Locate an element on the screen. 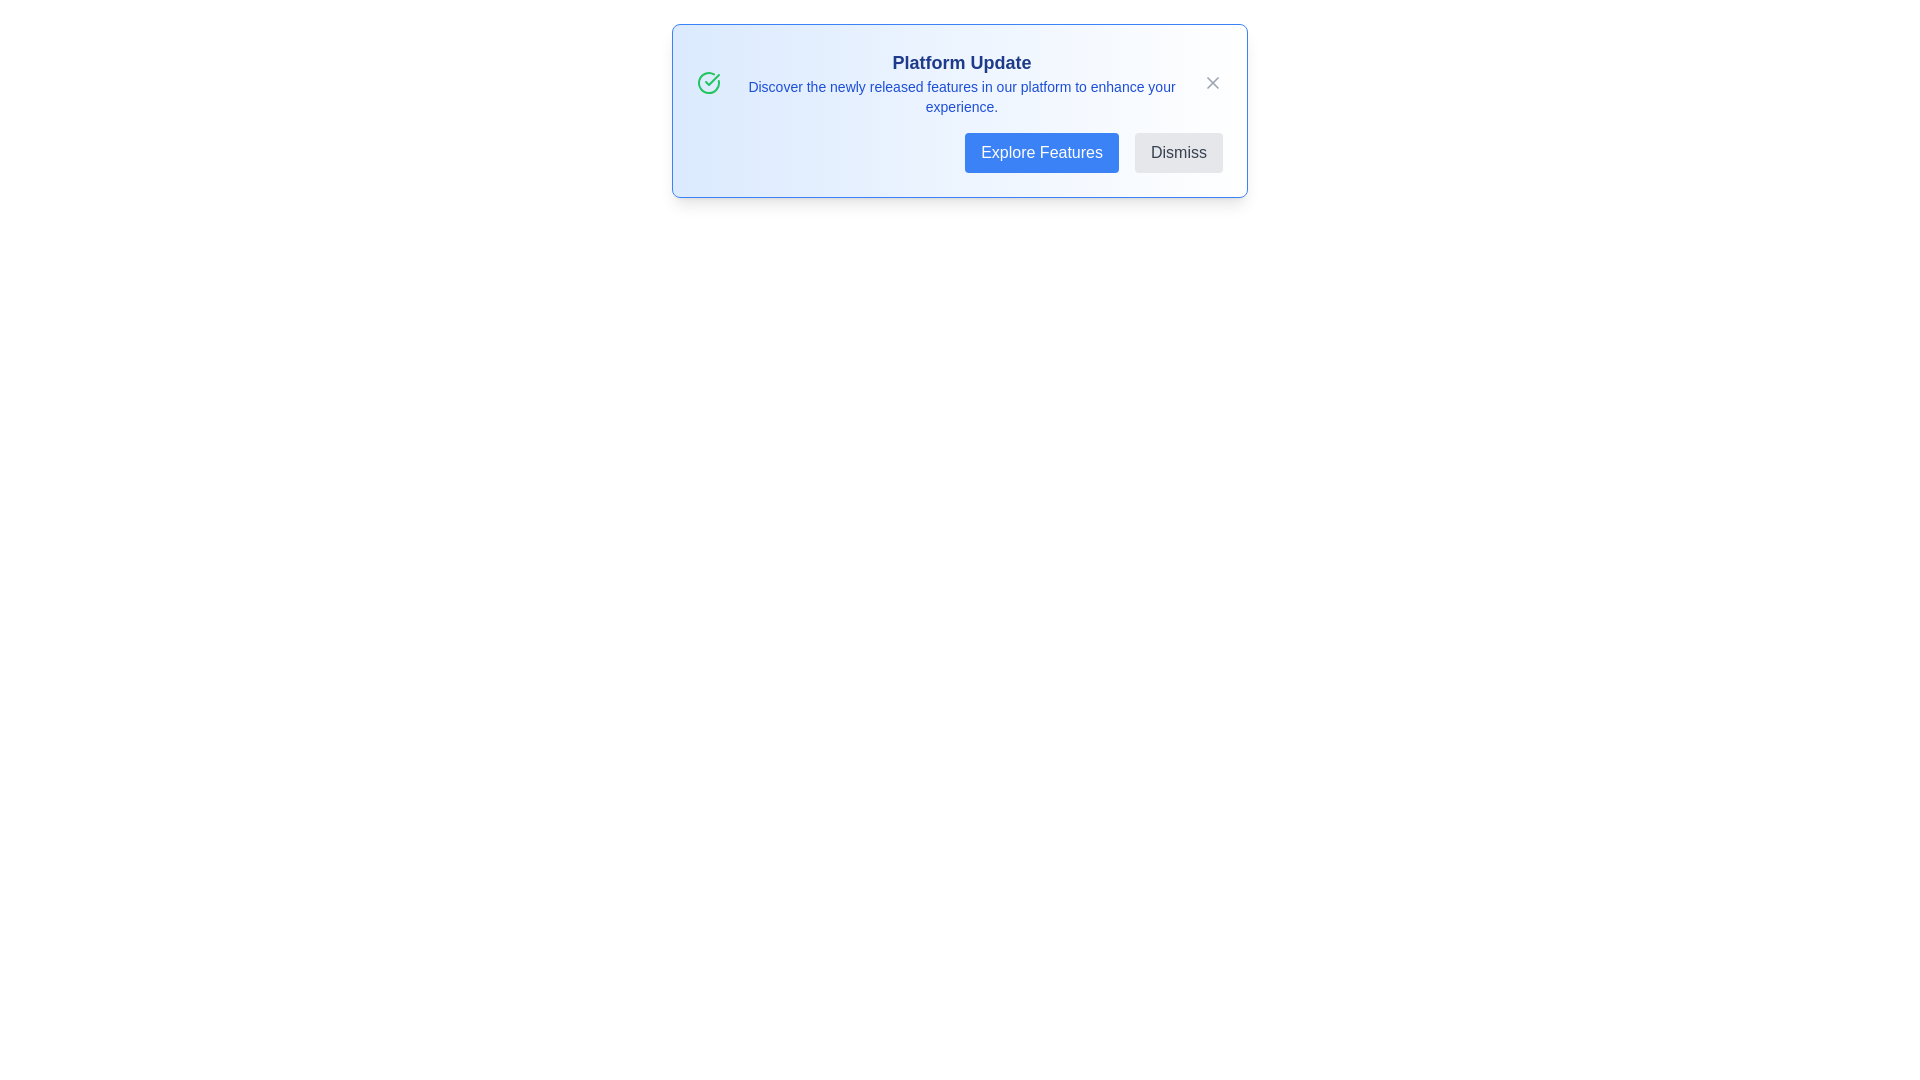 The image size is (1920, 1080). 'Dismiss' button to close the alert is located at coordinates (1179, 152).